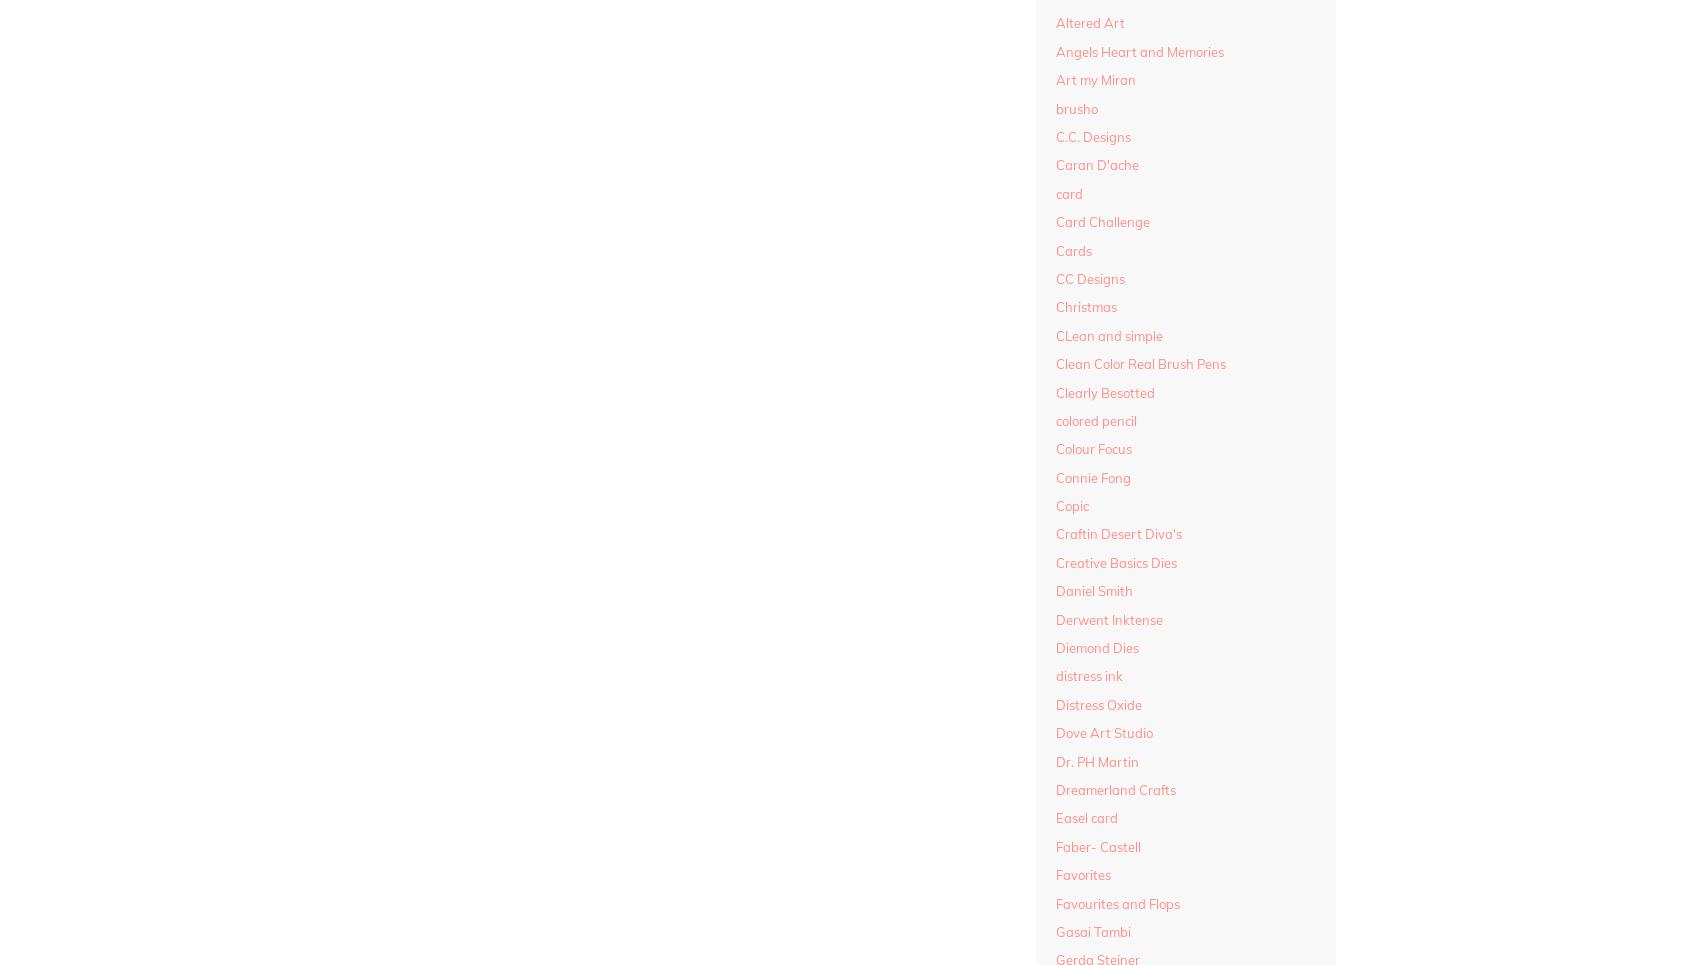 This screenshot has height=965, width=1692. What do you see at coordinates (1071, 506) in the screenshot?
I see `'Copic'` at bounding box center [1071, 506].